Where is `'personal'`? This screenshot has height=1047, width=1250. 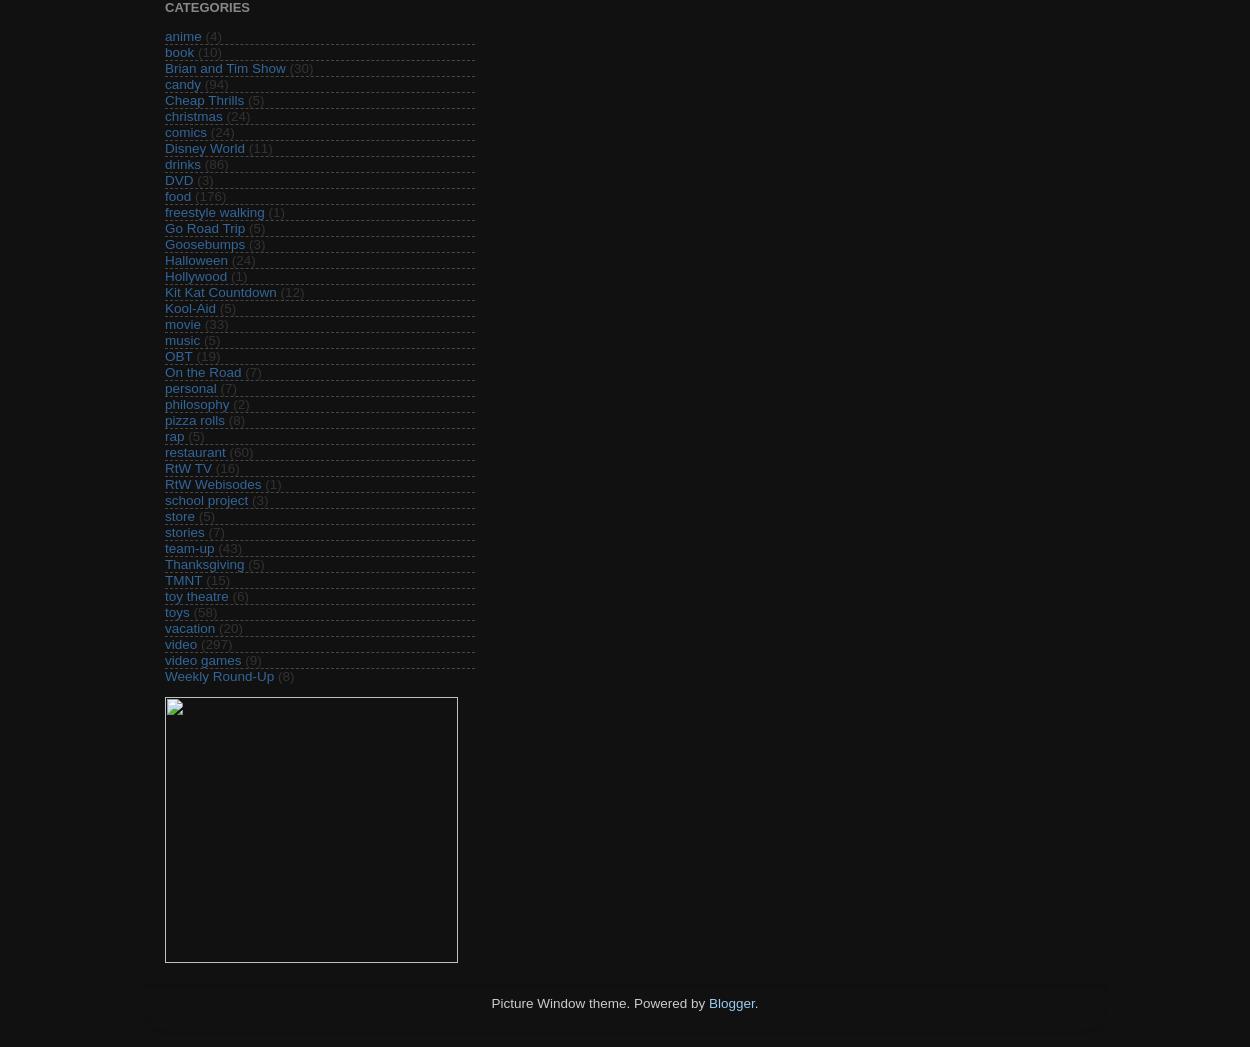 'personal' is located at coordinates (189, 386).